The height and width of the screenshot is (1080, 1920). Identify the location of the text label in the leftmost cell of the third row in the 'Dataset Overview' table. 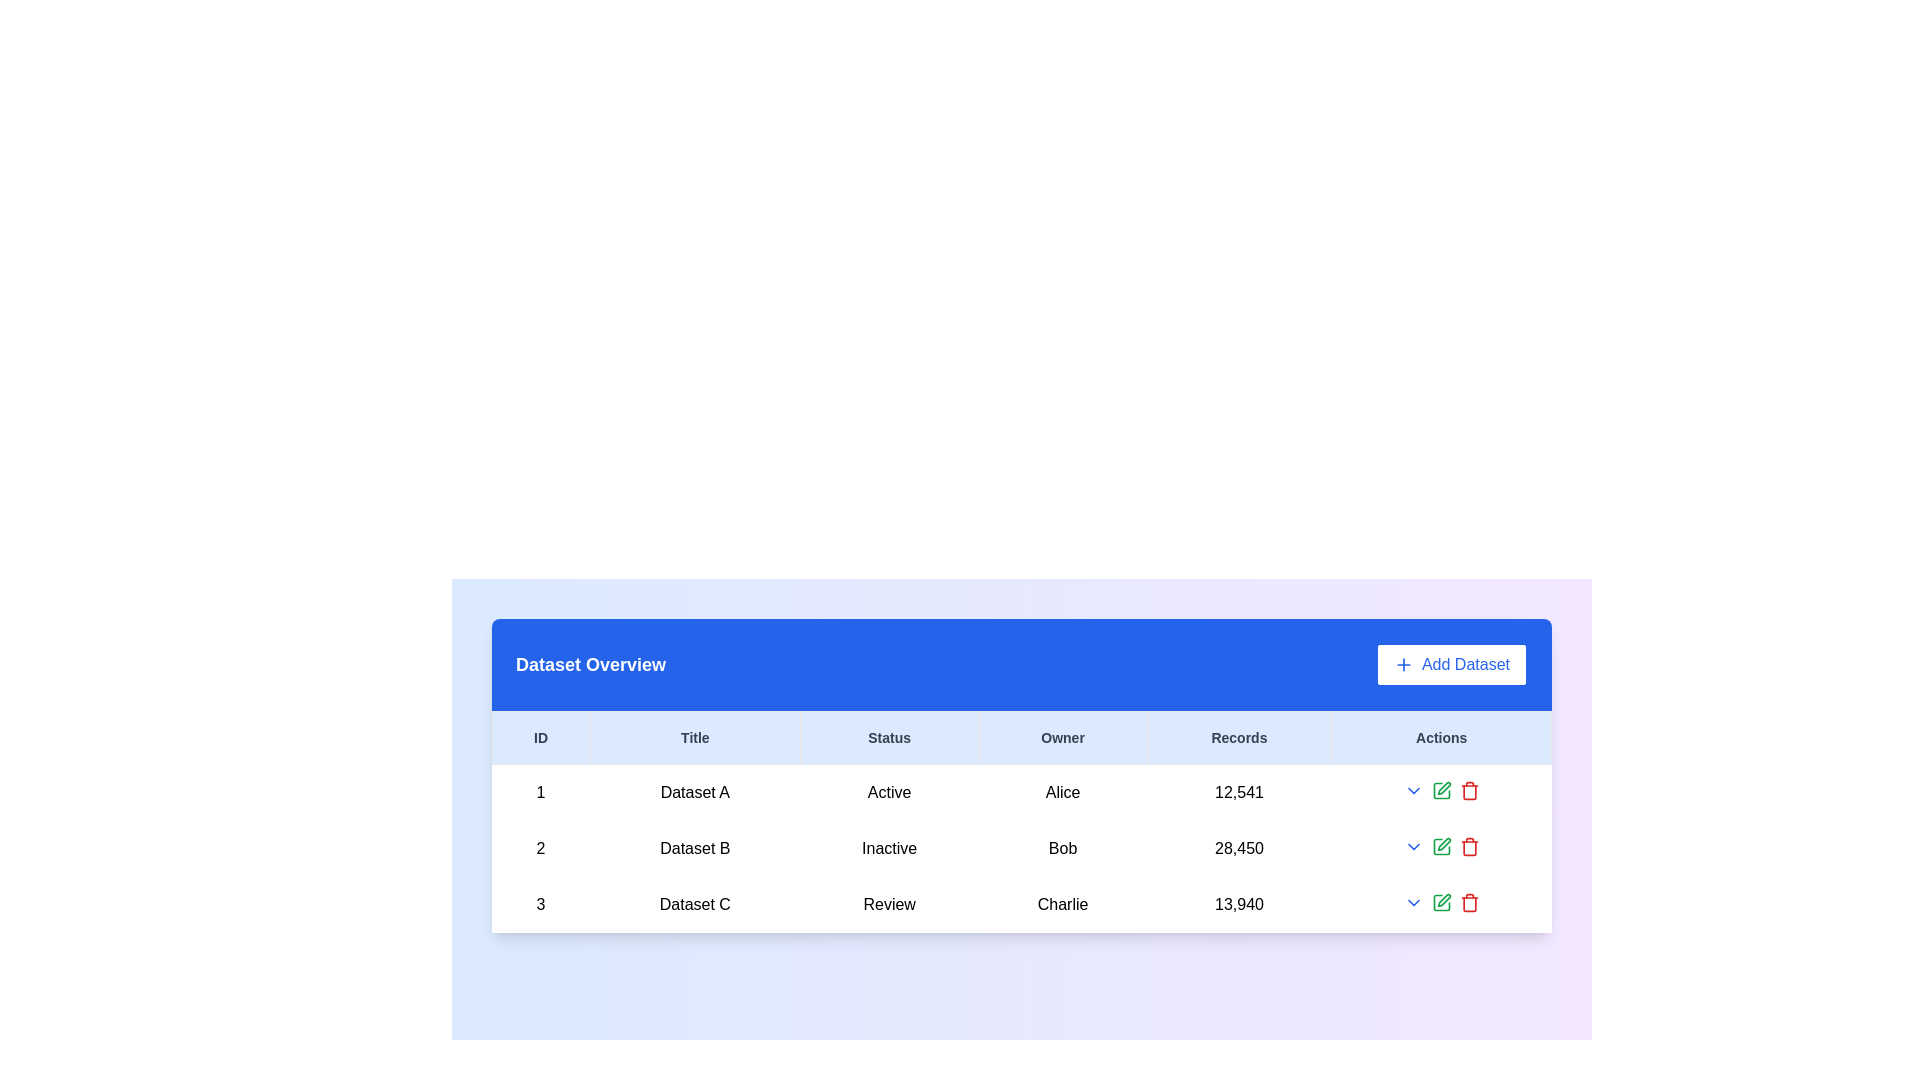
(541, 905).